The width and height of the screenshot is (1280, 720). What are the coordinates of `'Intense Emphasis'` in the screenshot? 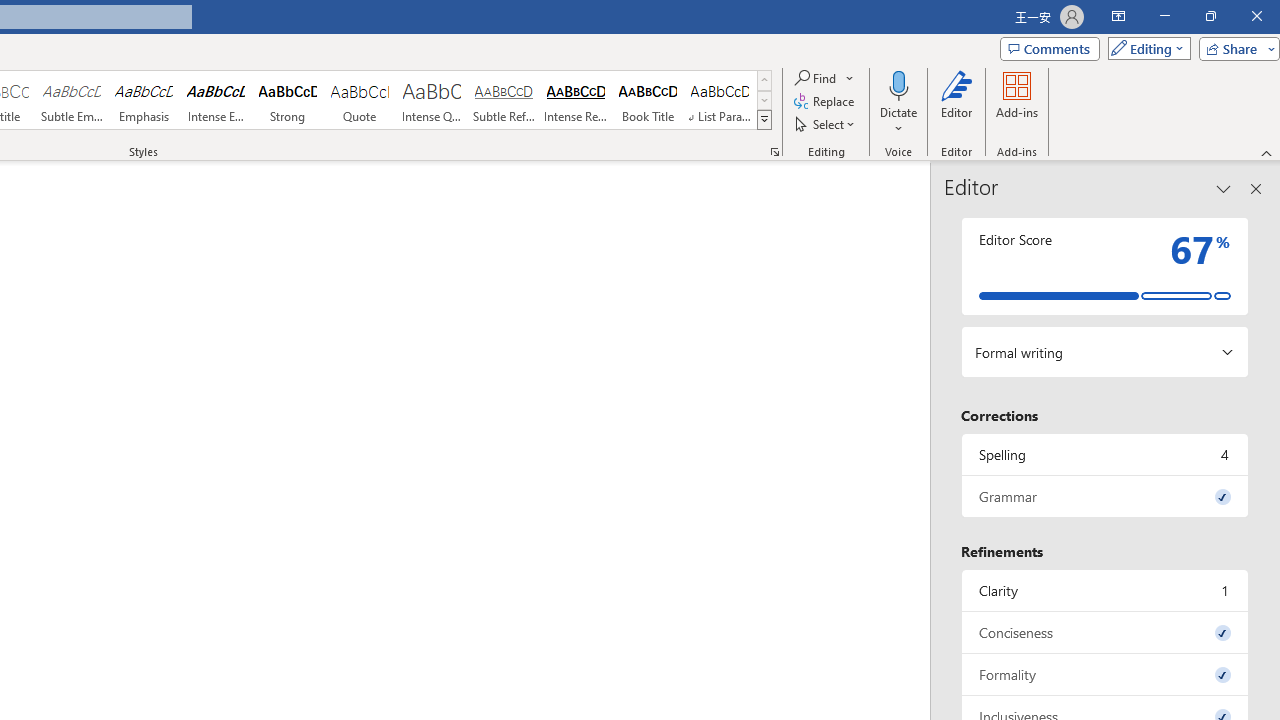 It's located at (216, 100).